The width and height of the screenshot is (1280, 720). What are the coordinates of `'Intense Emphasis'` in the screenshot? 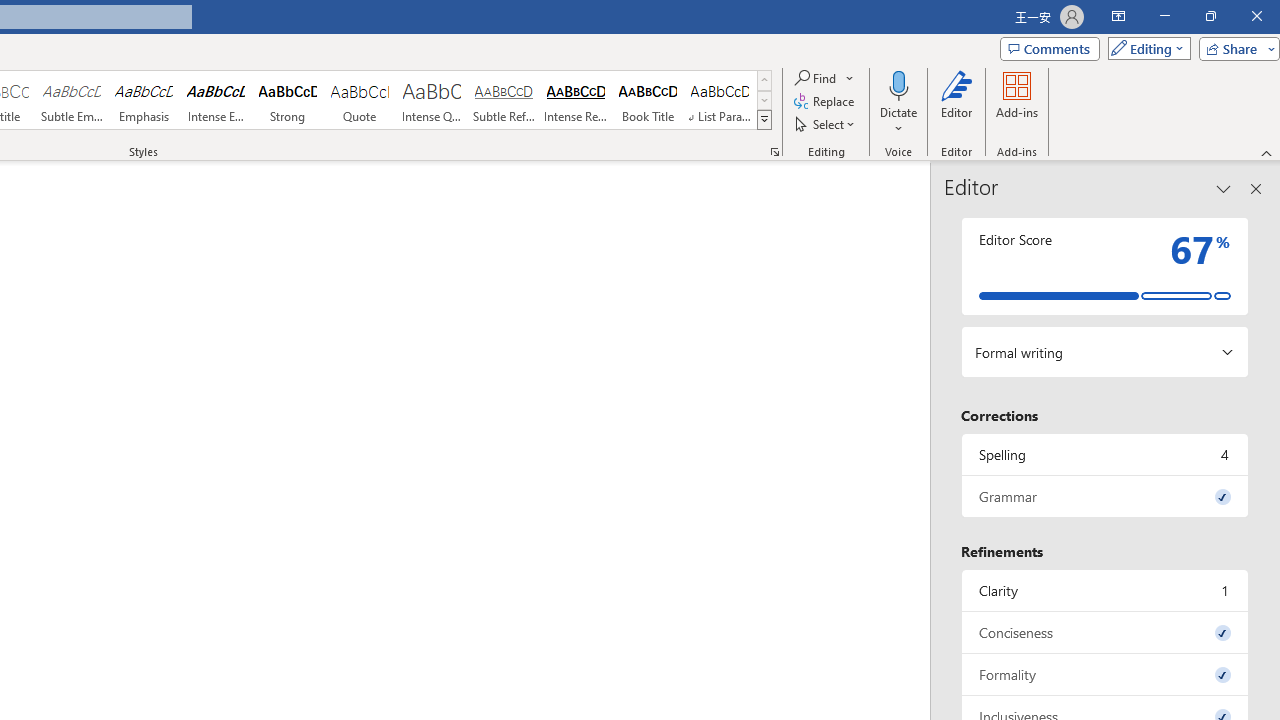 It's located at (216, 100).